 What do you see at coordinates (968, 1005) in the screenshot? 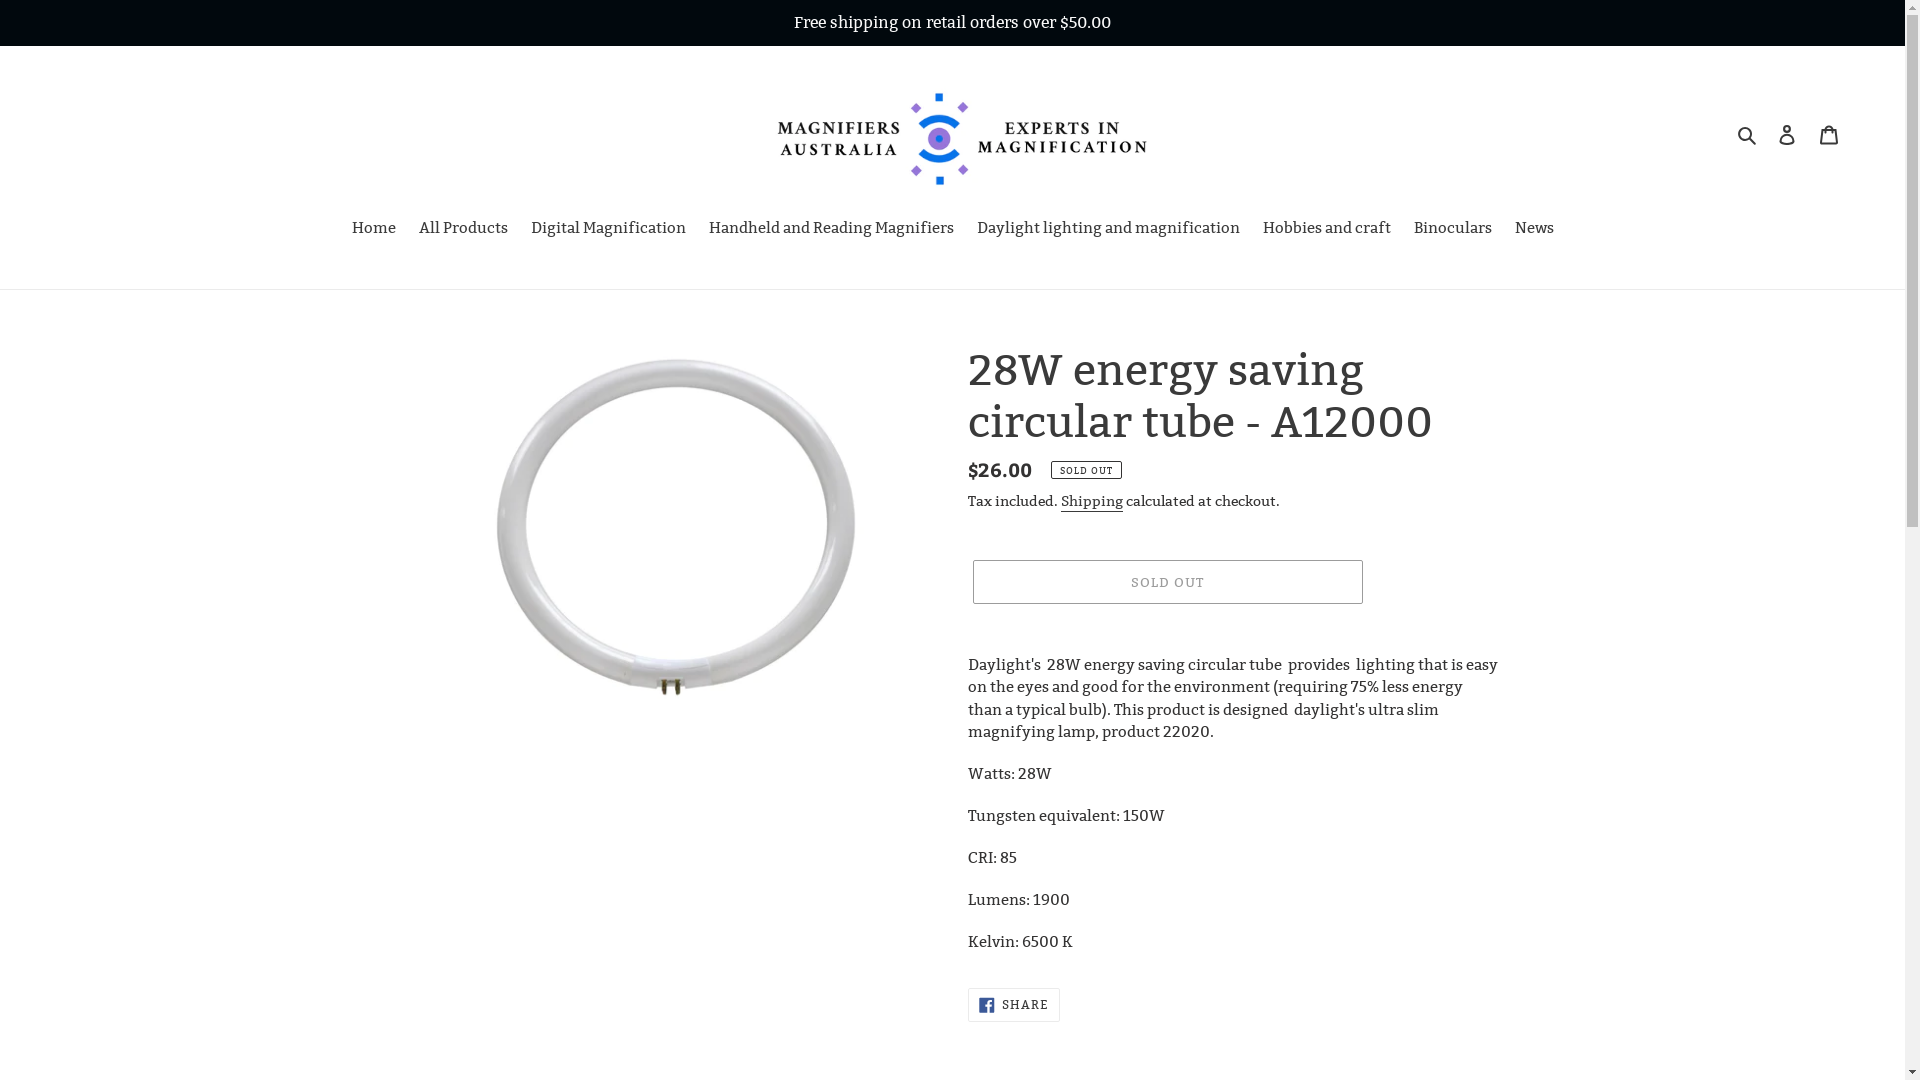
I see `'SHARE` at bounding box center [968, 1005].